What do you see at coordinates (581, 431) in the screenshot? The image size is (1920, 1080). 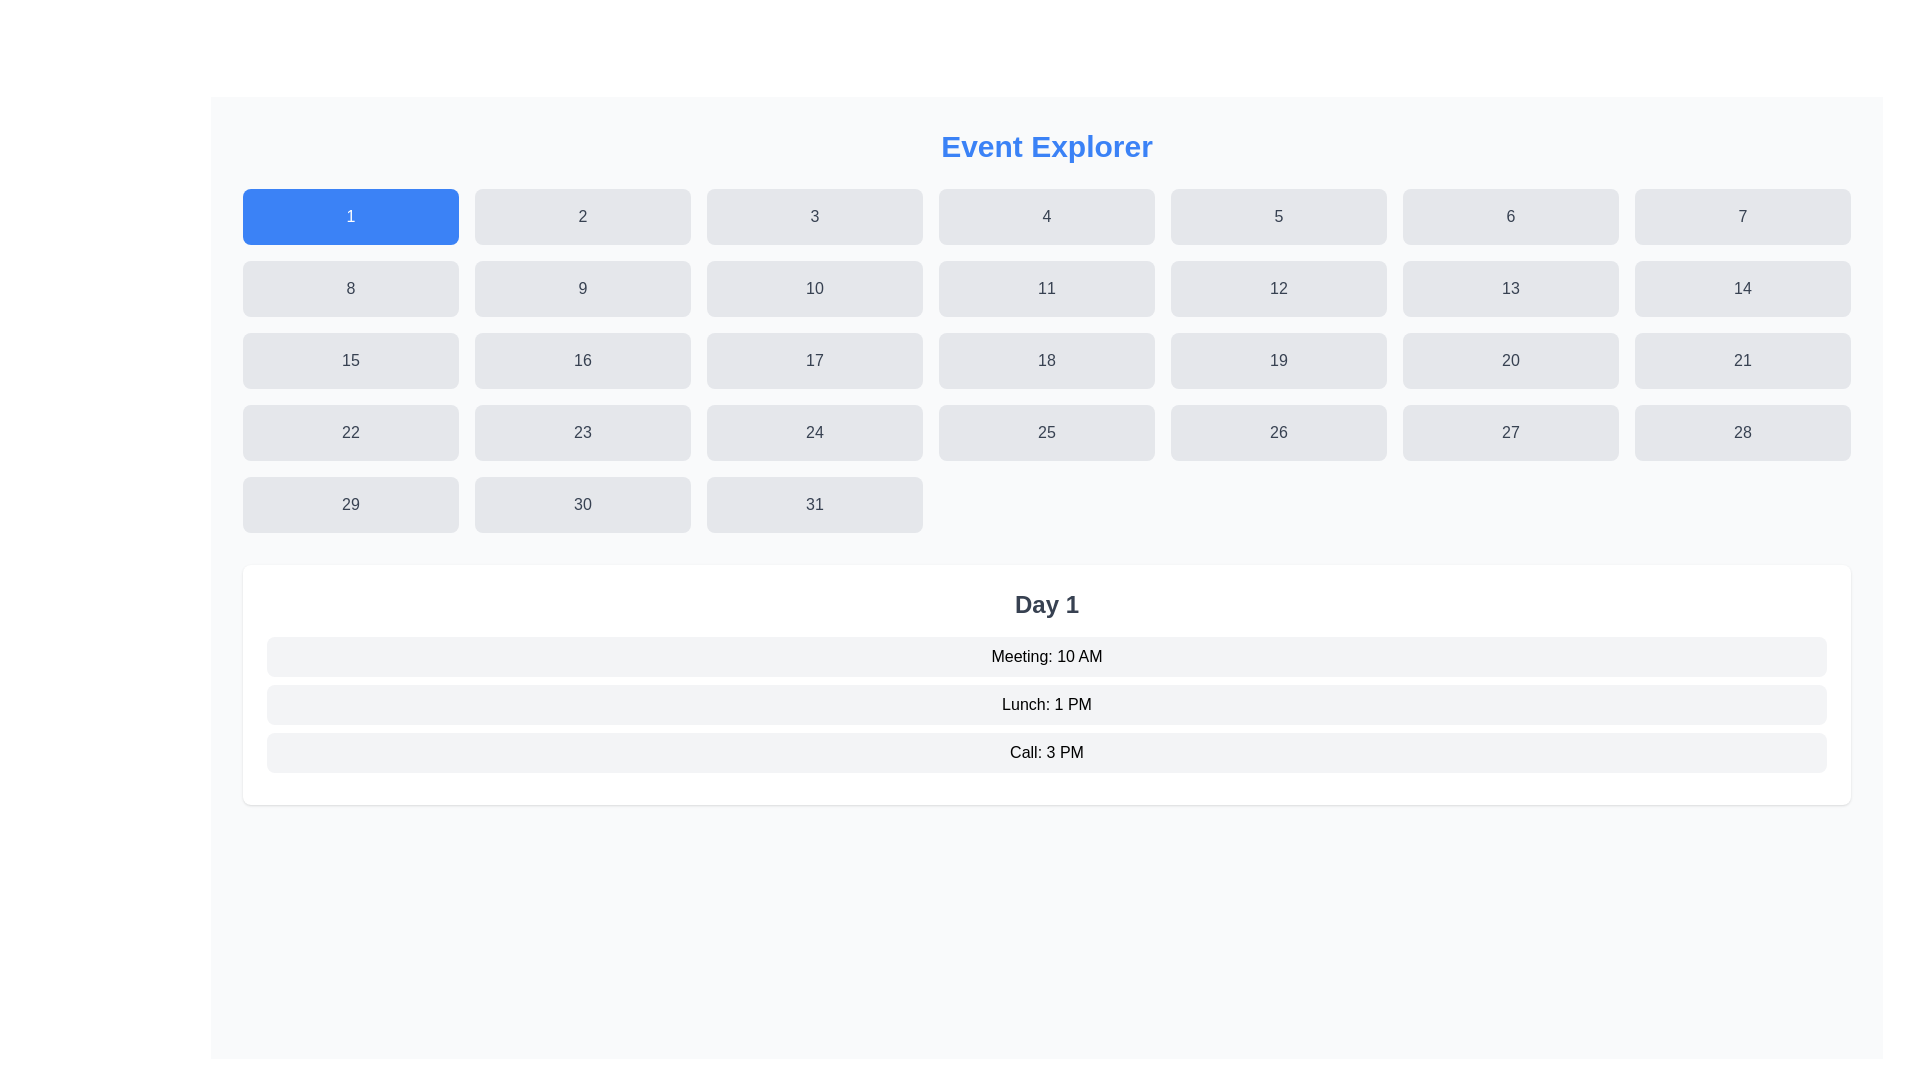 I see `the button displaying the number '23', which is a rectangular element with rounded corners and a light gray background` at bounding box center [581, 431].